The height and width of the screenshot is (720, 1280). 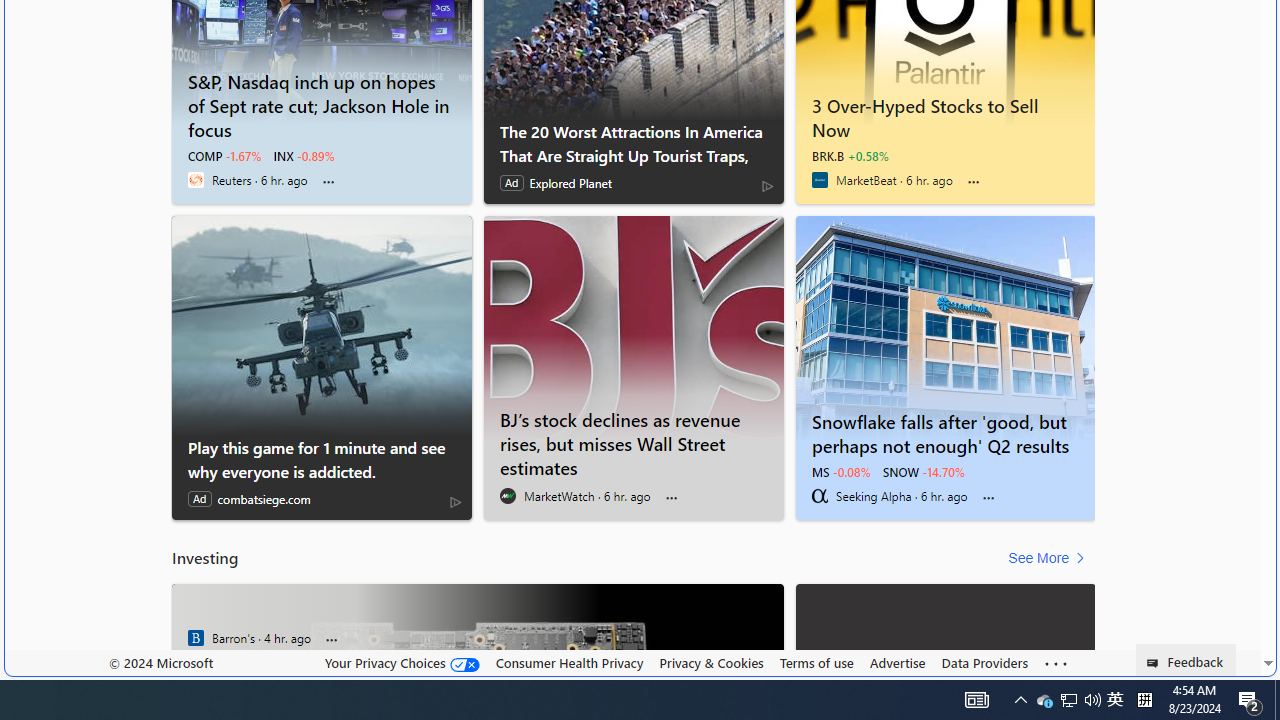 I want to click on 'Data Providers', so click(x=984, y=662).